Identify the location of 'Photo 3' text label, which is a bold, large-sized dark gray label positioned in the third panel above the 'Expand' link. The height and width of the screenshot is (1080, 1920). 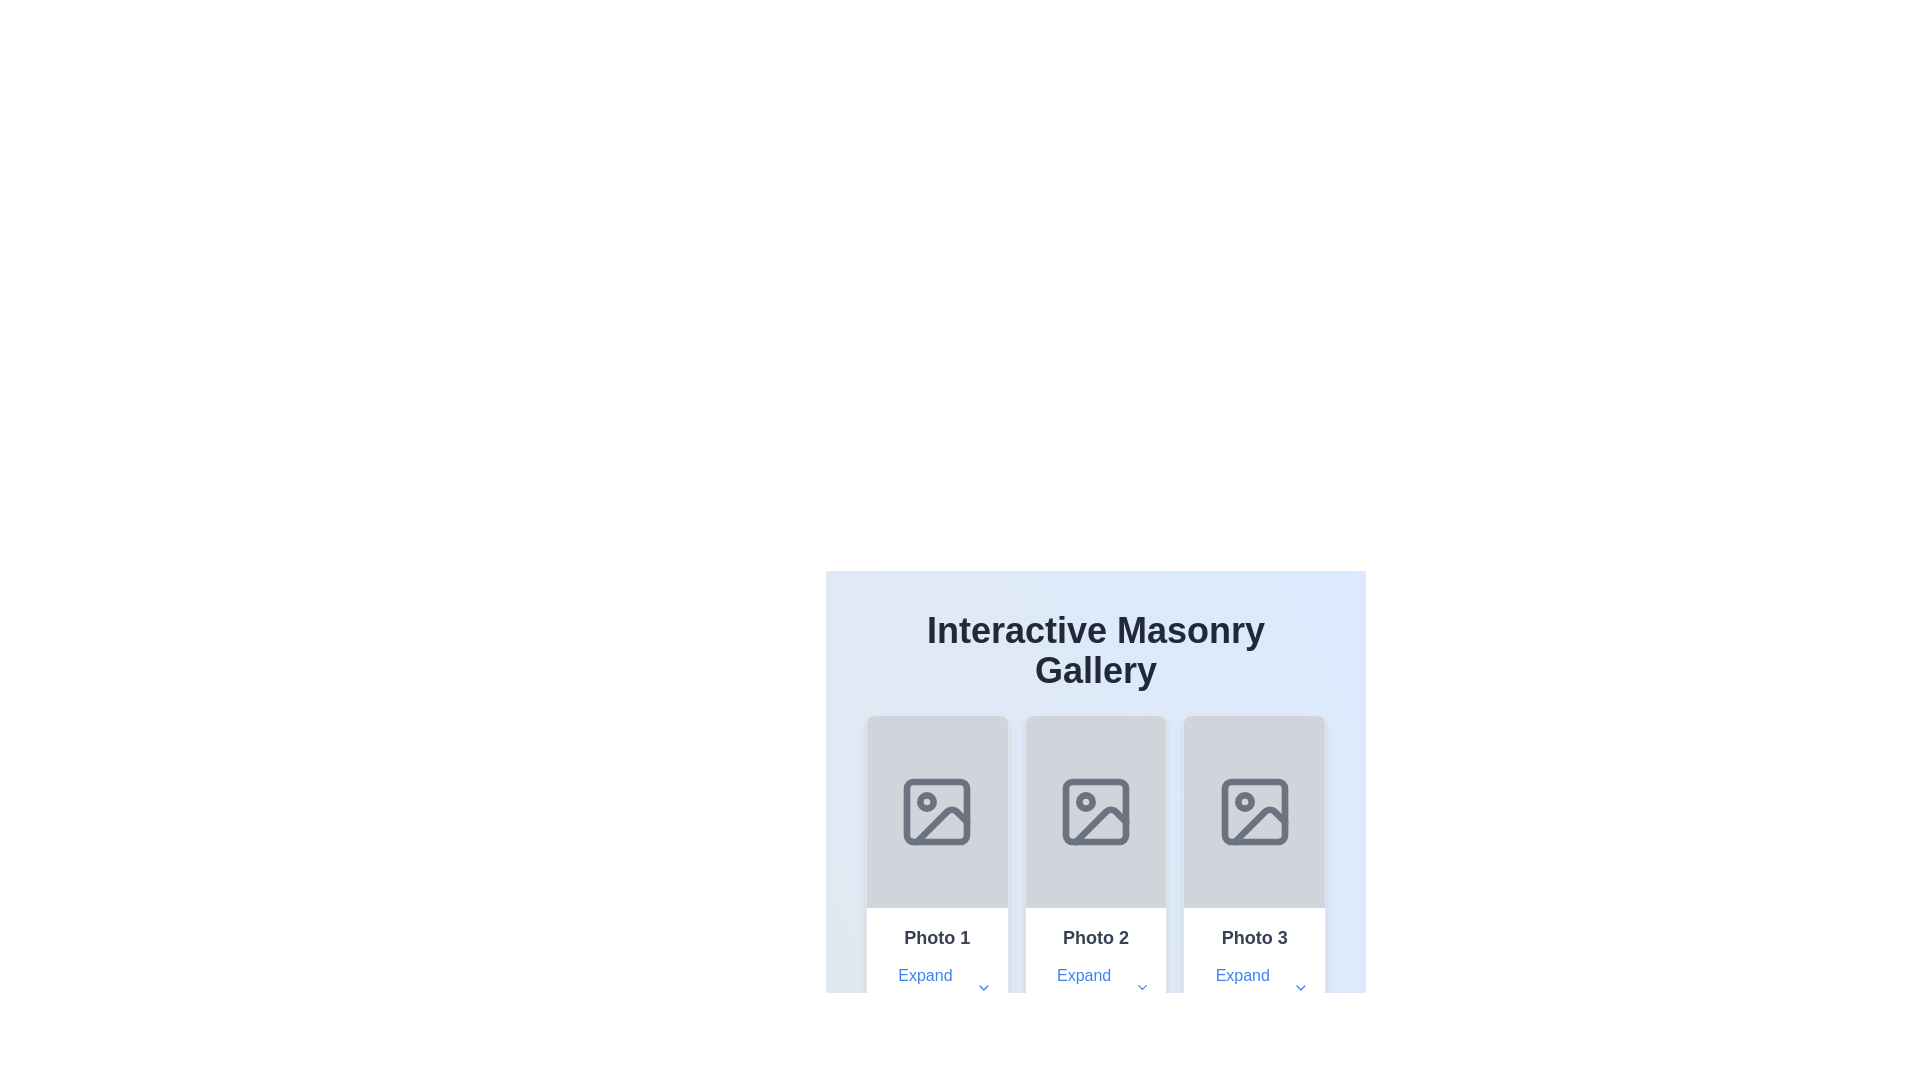
(1253, 937).